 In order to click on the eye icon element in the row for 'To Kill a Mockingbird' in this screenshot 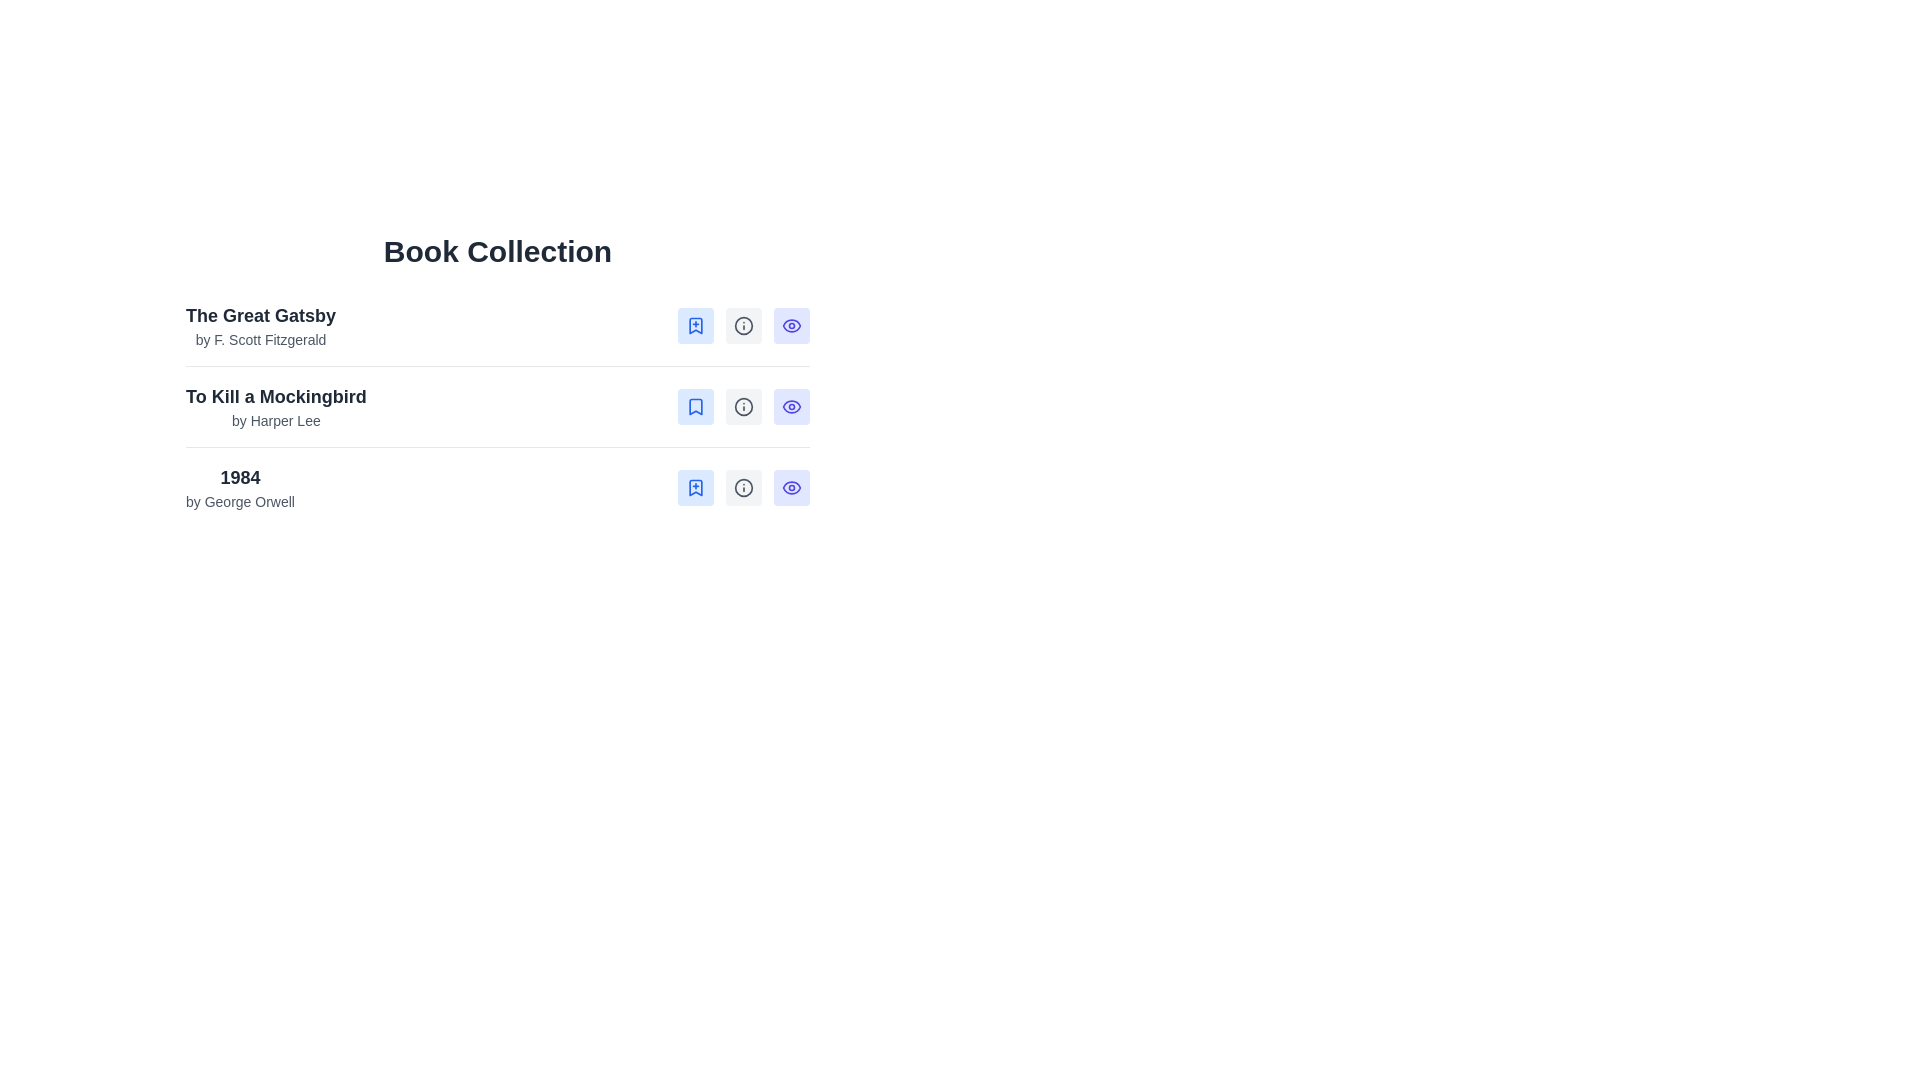, I will do `click(791, 406)`.